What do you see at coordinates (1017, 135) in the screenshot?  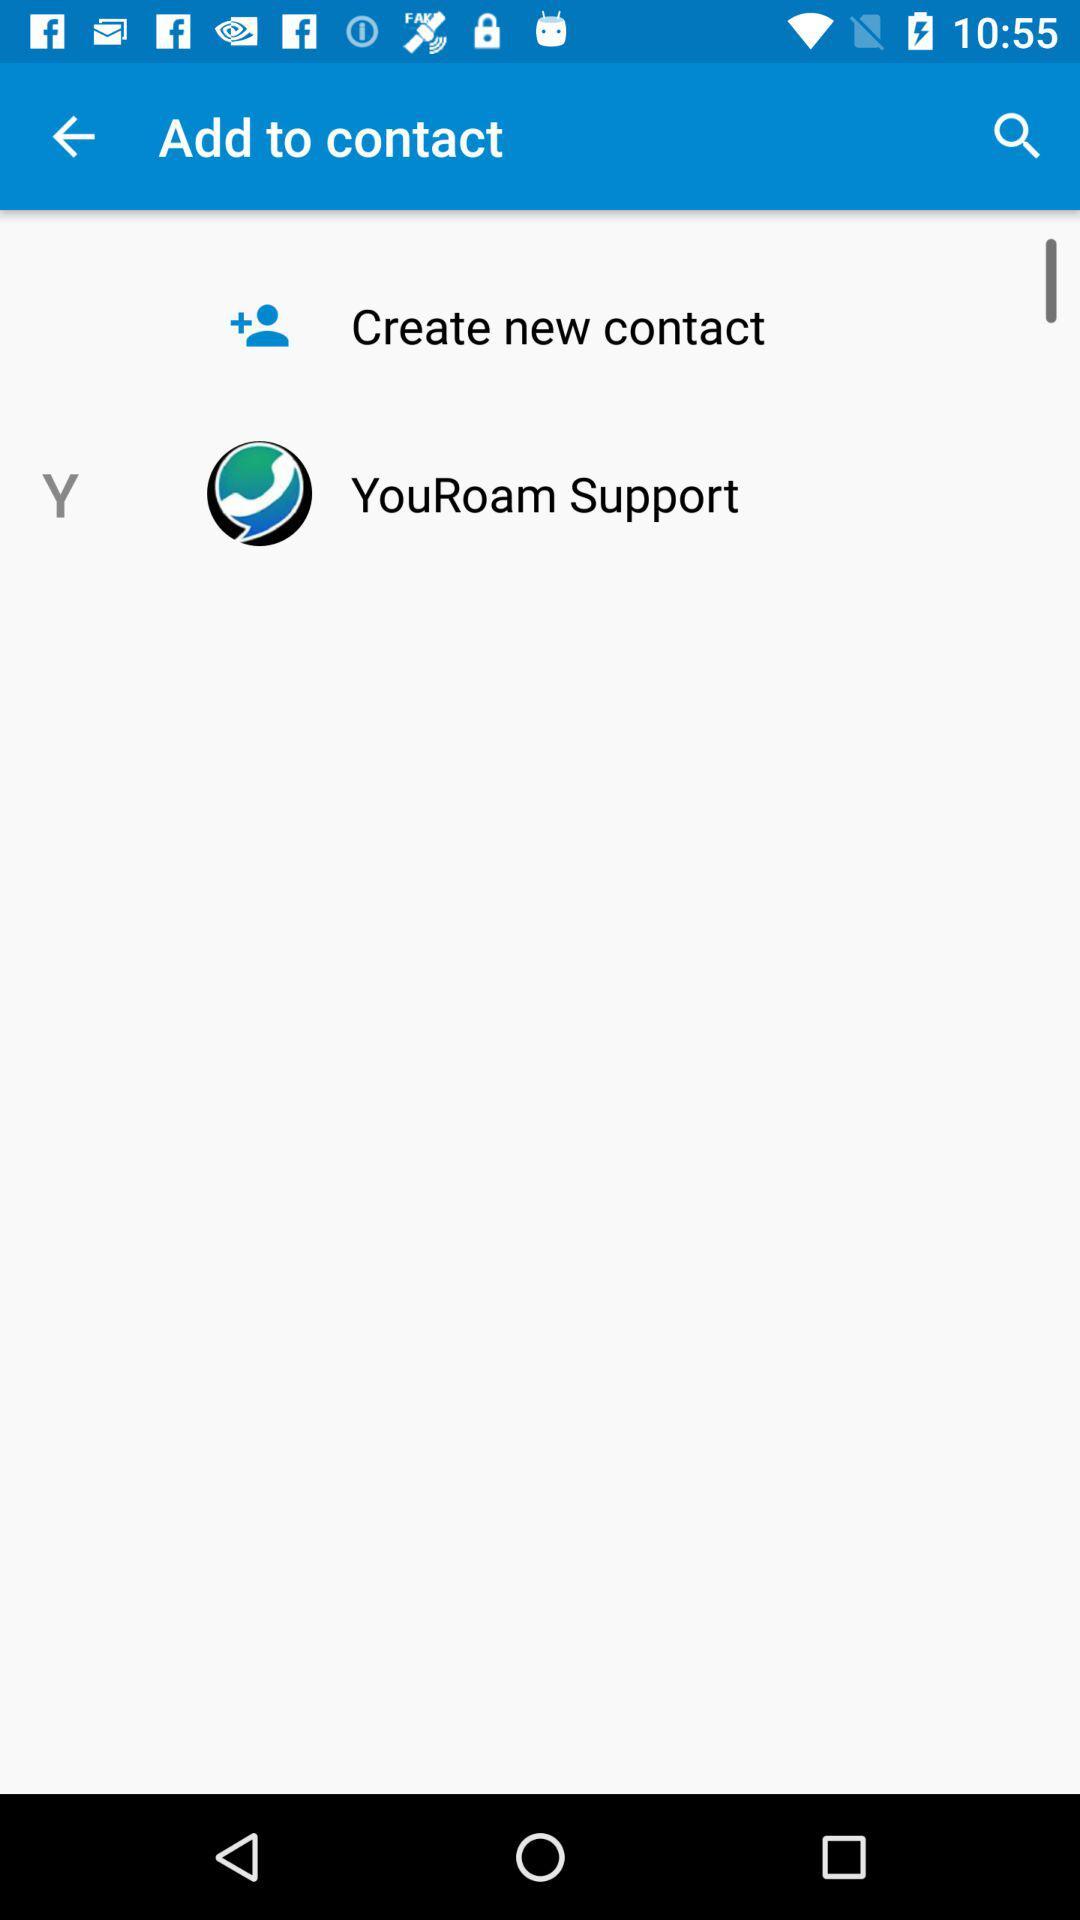 I see `the icon at the top right corner` at bounding box center [1017, 135].